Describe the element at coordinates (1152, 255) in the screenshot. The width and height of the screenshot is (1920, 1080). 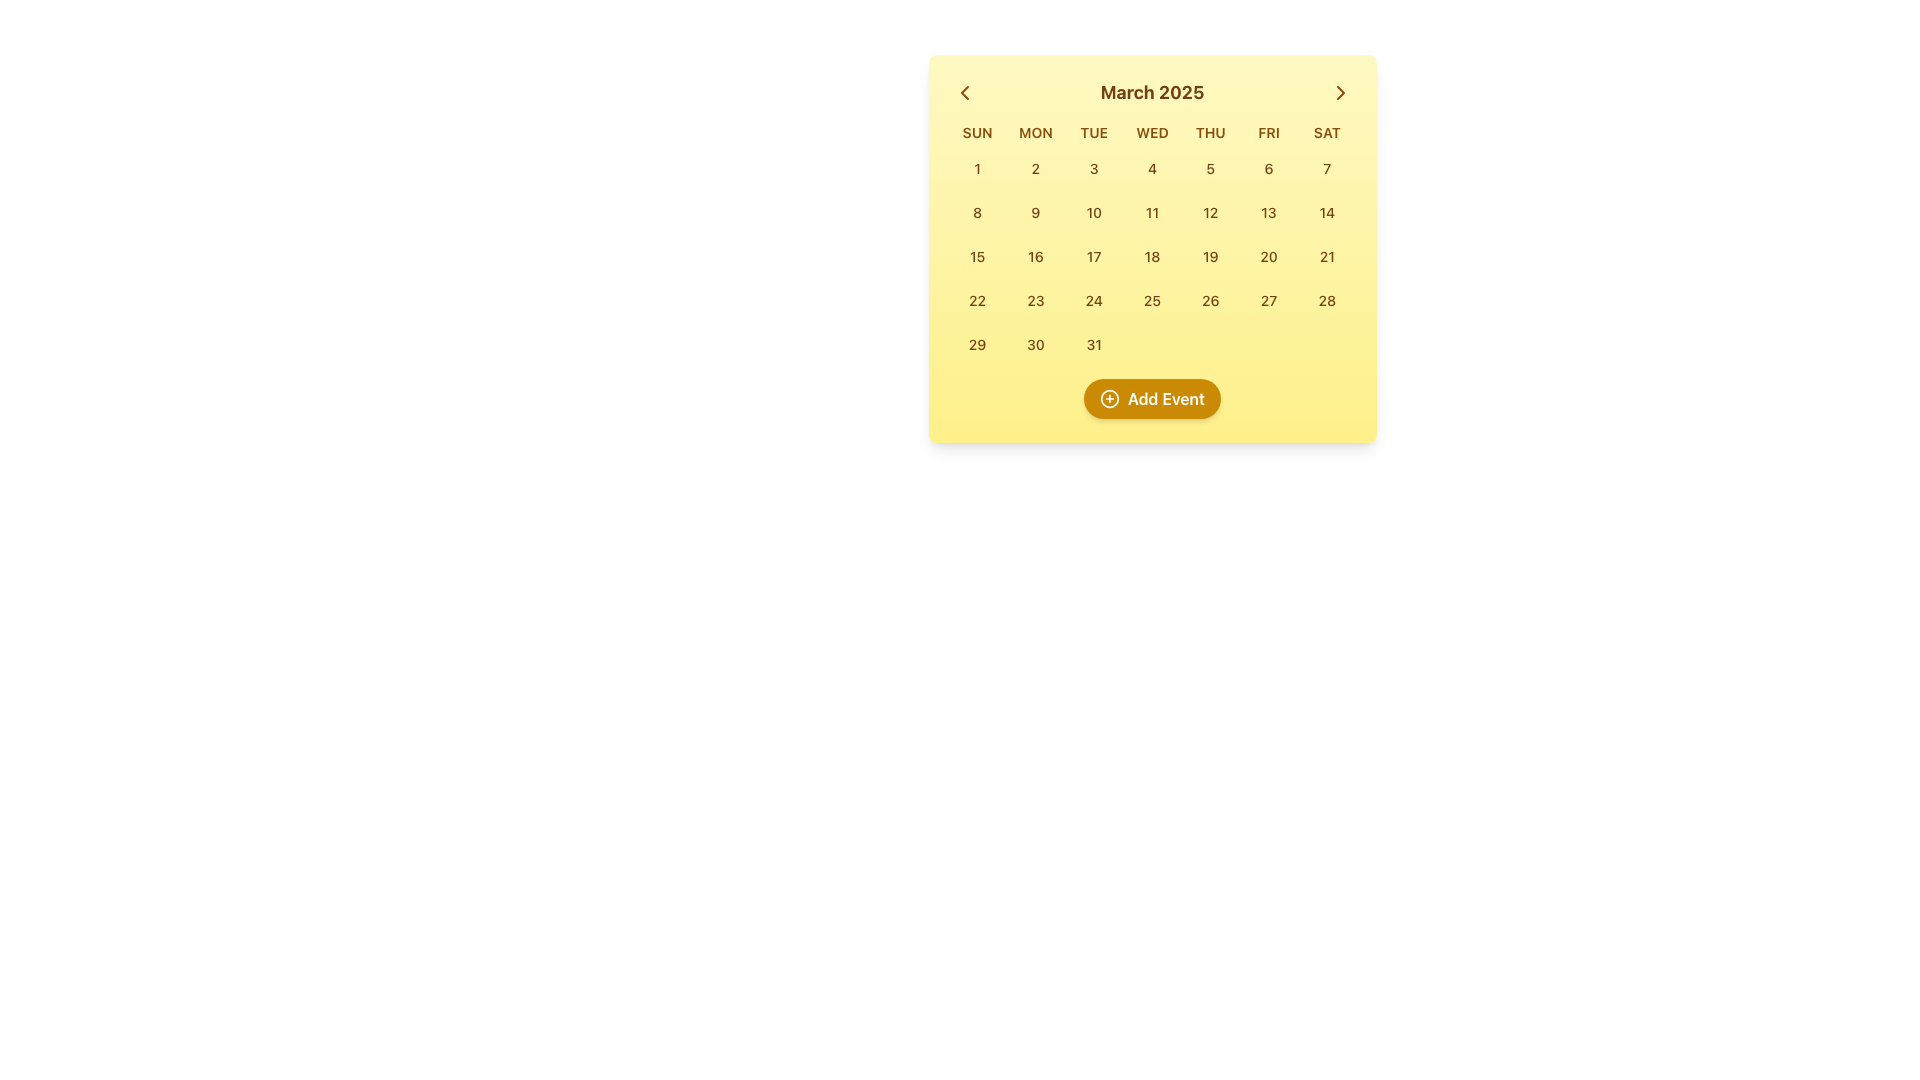
I see `the text indicating the 18th day of the month` at that location.